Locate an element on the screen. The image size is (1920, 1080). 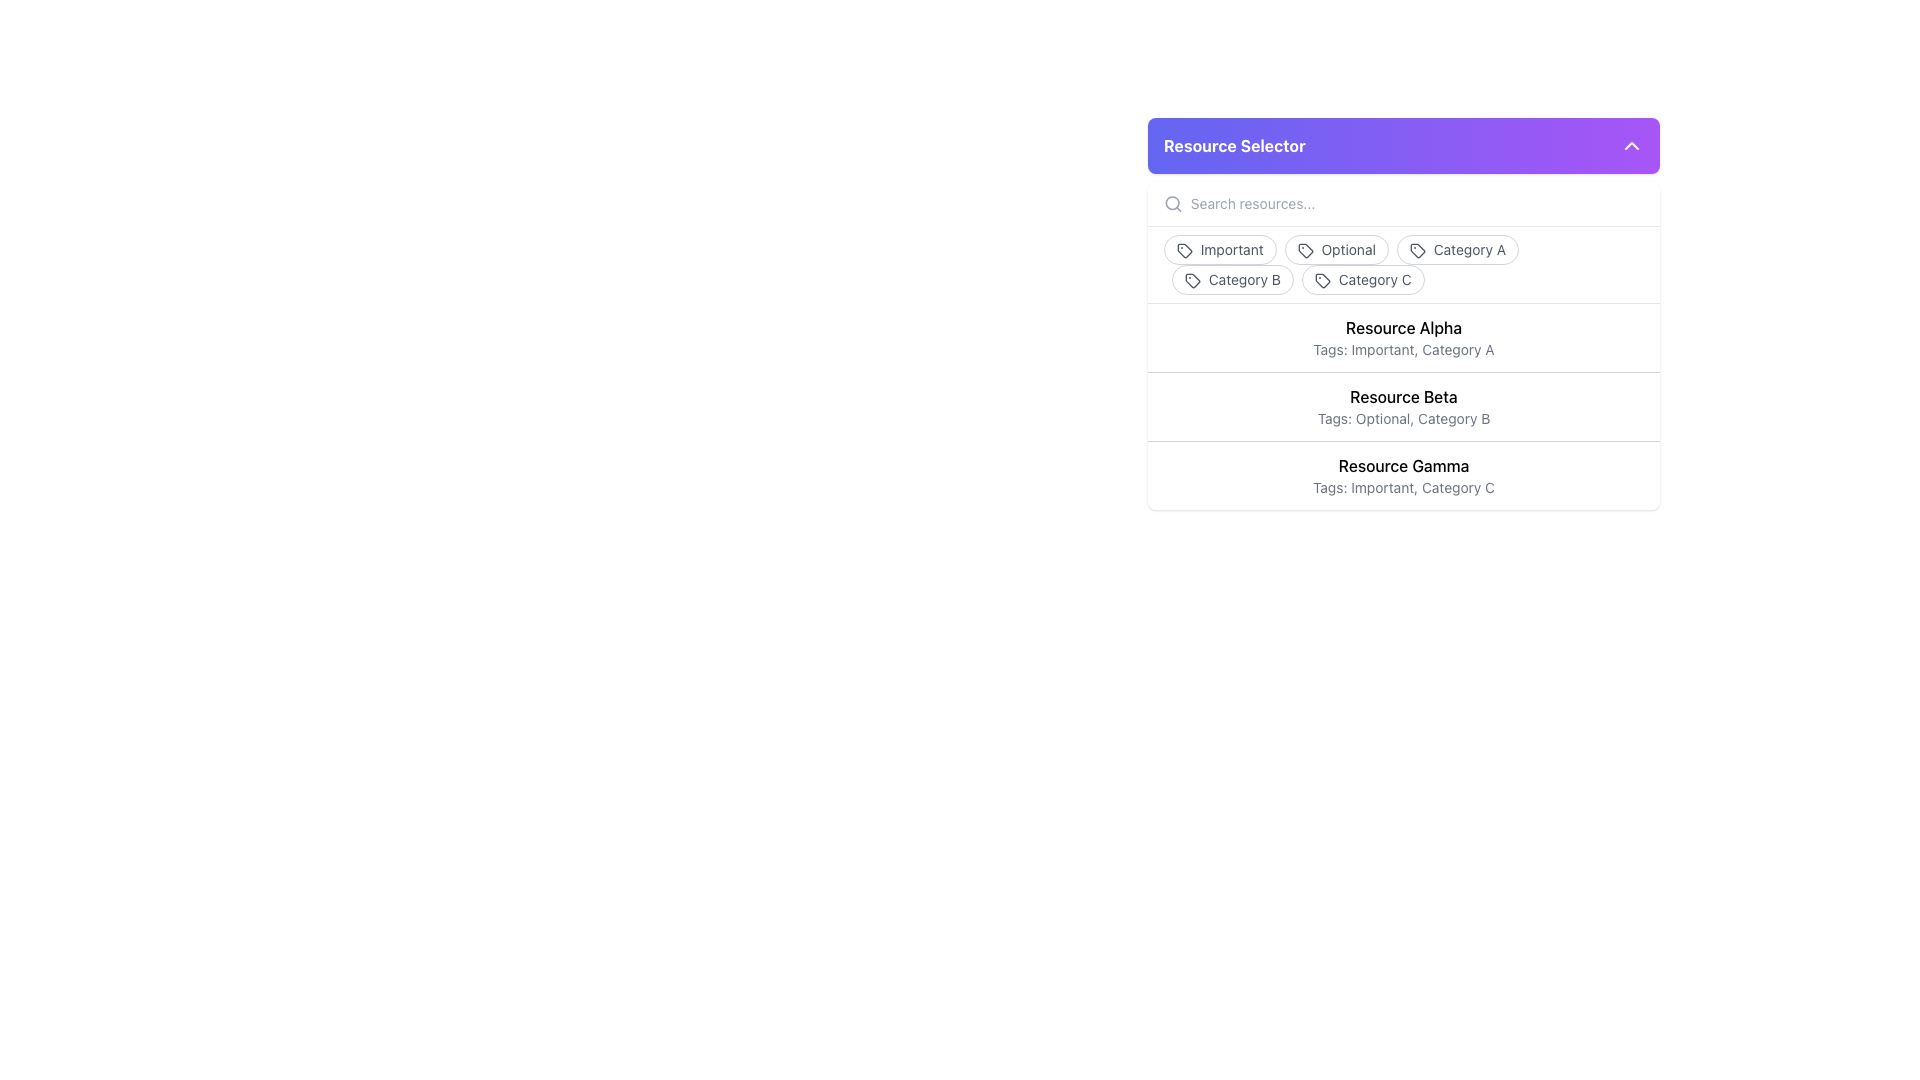
the tag icon of the 'Category C' button, which is styled with a modern design and located centrally within the button, positioned under the search bar is located at coordinates (1322, 281).